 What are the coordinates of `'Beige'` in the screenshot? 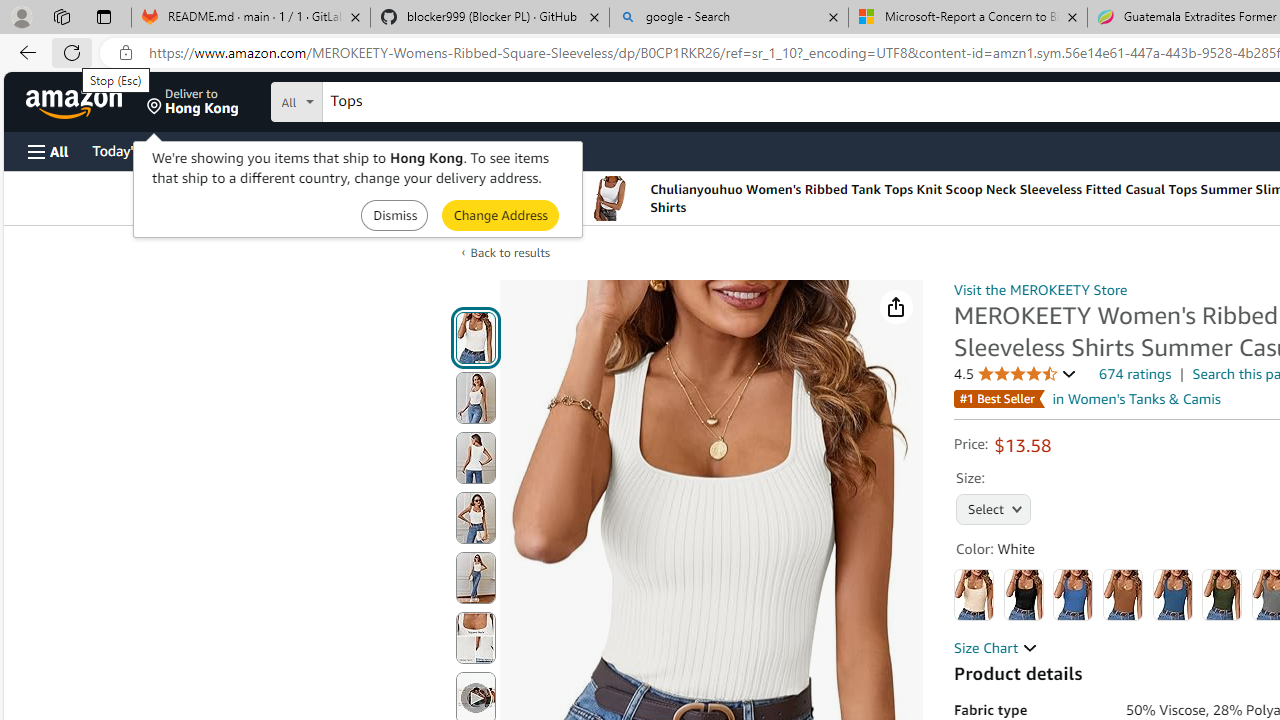 It's located at (974, 594).